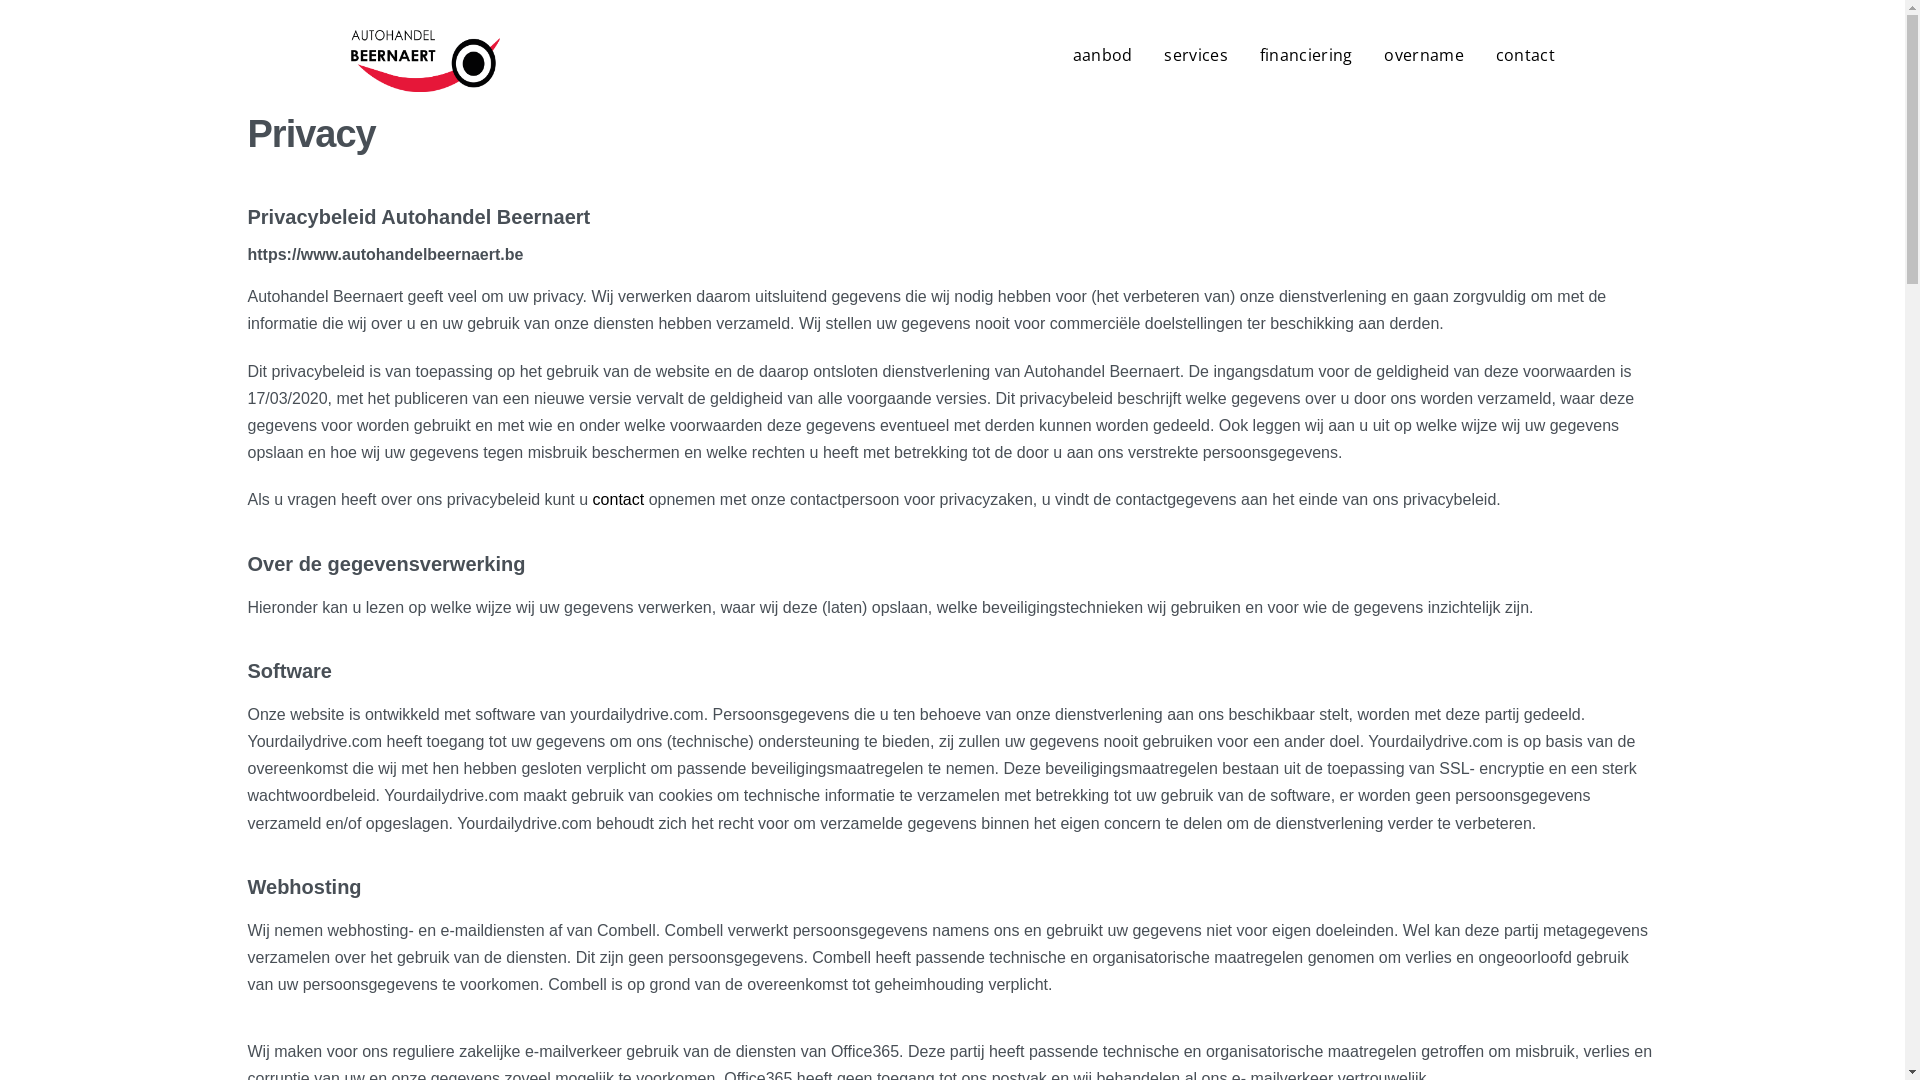 This screenshot has width=1920, height=1080. I want to click on 'aanbod', so click(1102, 54).